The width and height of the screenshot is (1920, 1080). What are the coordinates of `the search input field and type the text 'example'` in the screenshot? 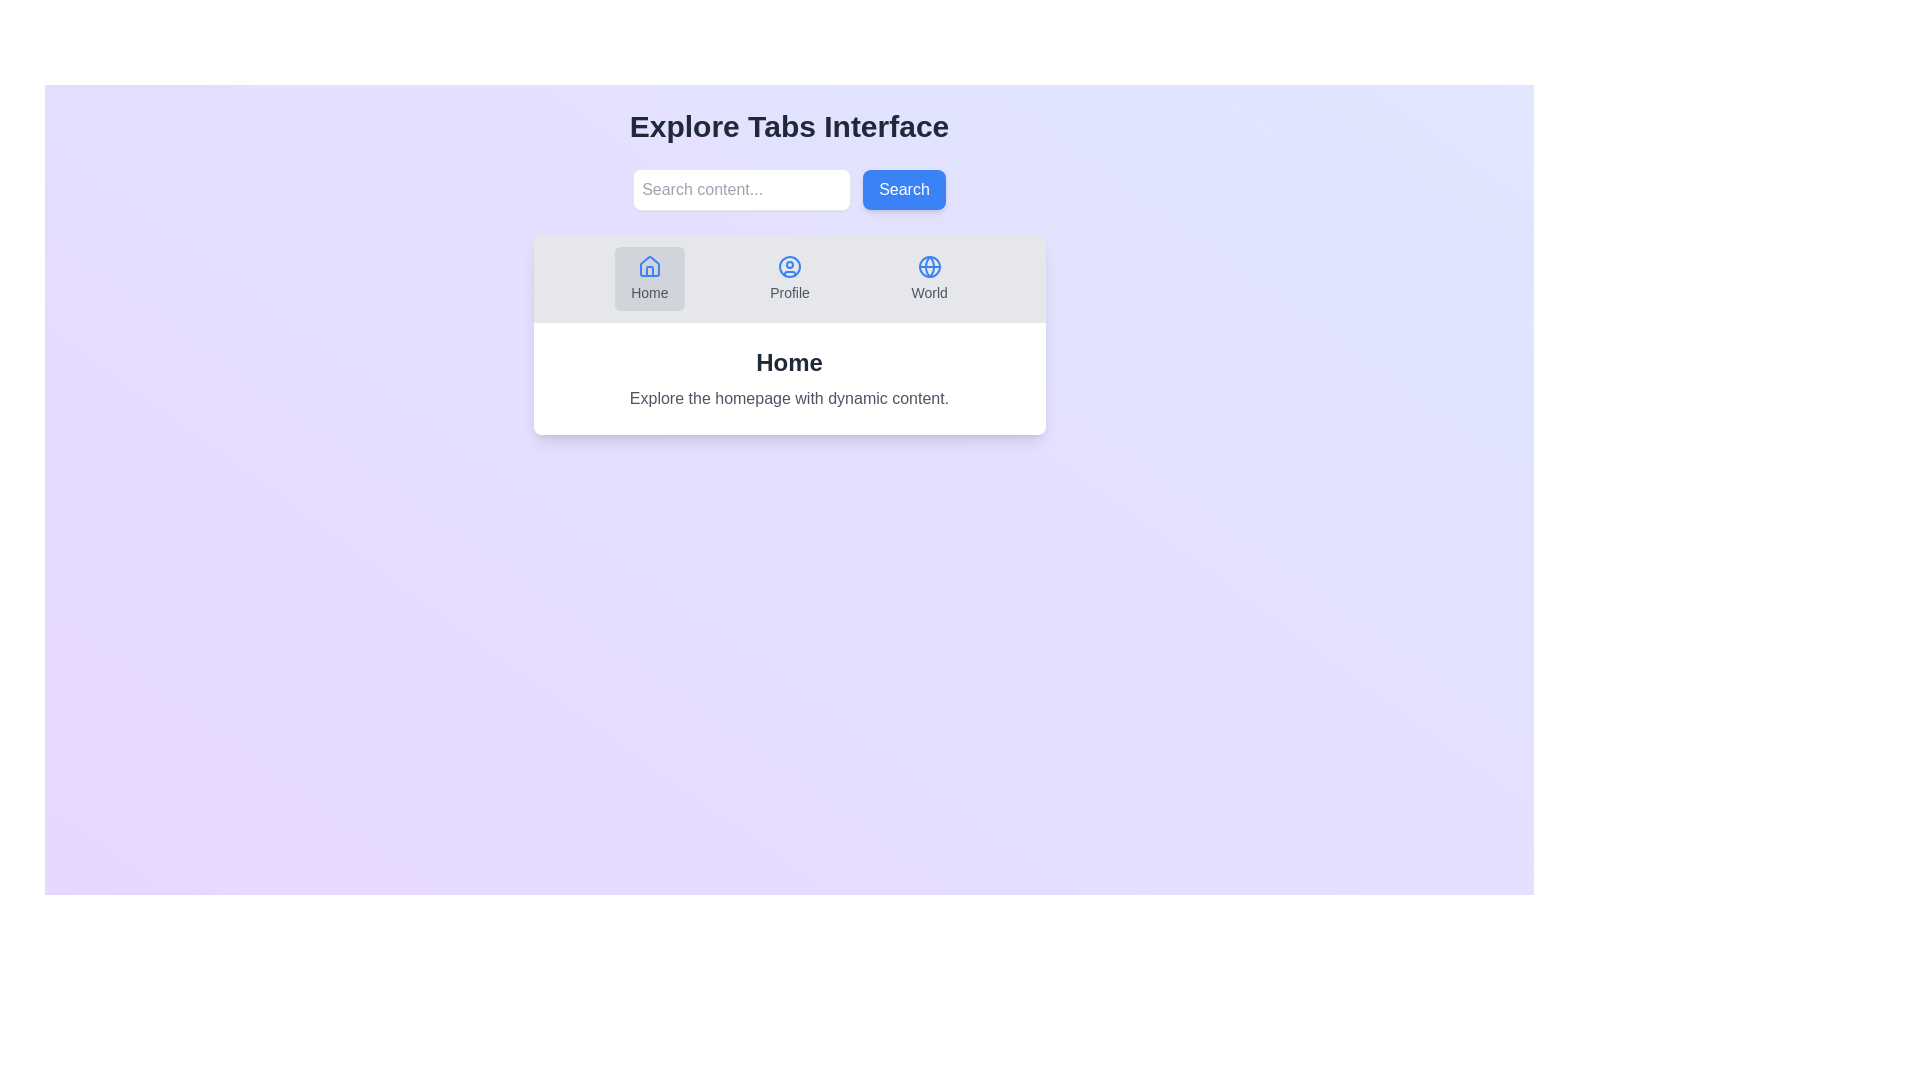 It's located at (741, 189).